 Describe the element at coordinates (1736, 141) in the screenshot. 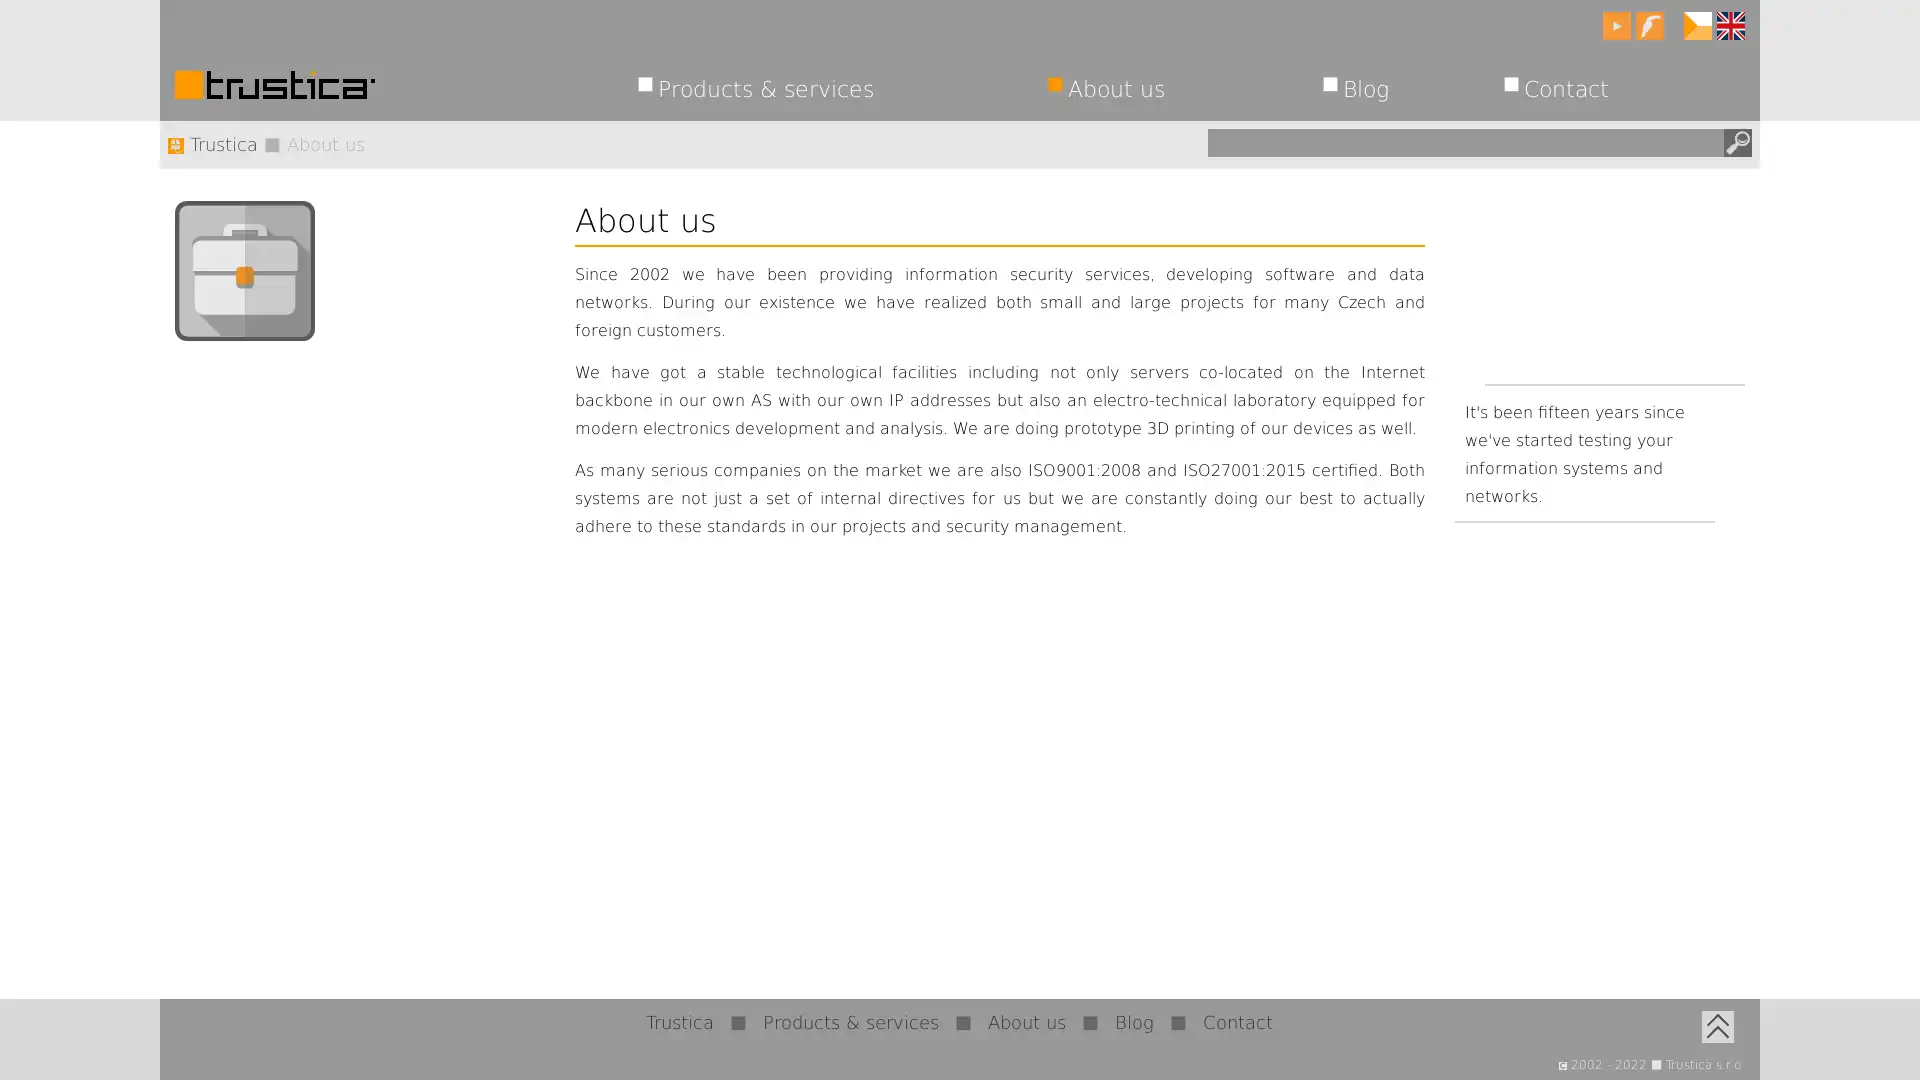

I see `Search` at that location.